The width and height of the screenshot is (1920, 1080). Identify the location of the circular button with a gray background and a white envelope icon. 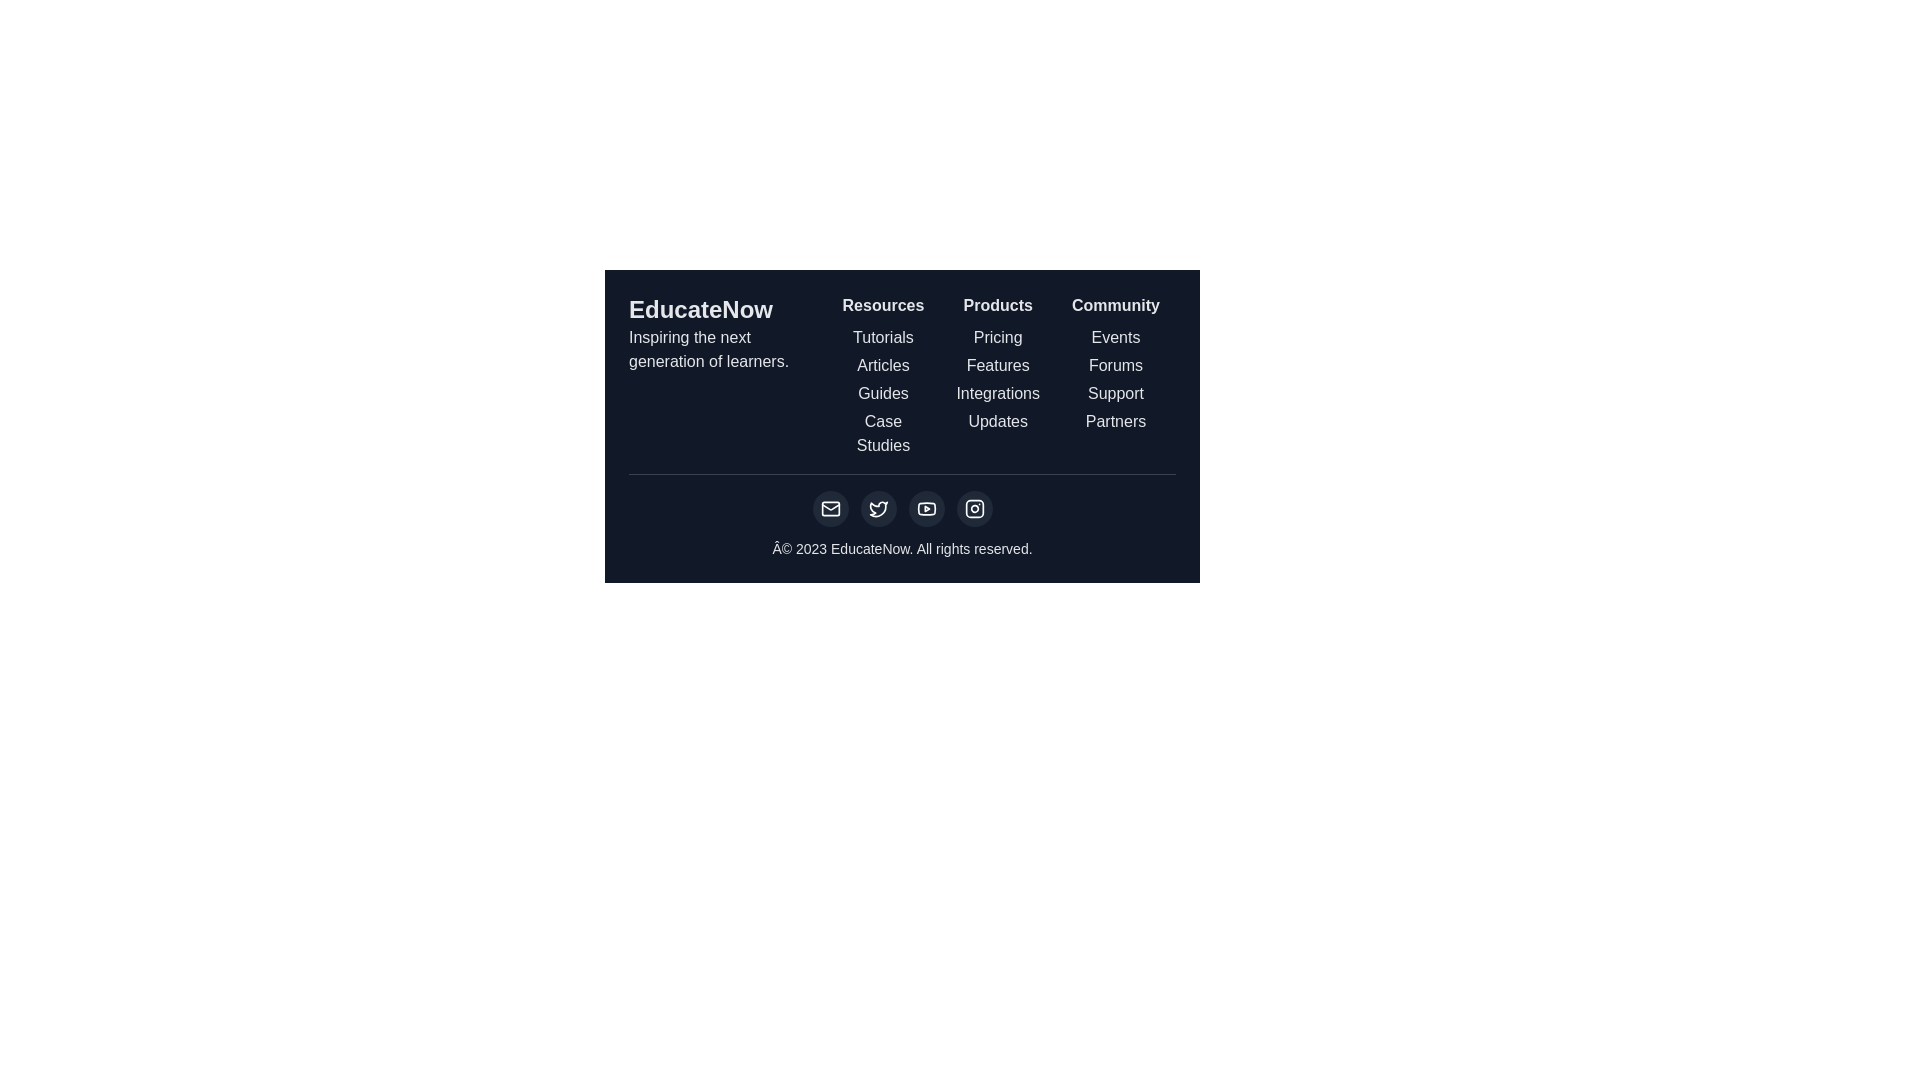
(830, 508).